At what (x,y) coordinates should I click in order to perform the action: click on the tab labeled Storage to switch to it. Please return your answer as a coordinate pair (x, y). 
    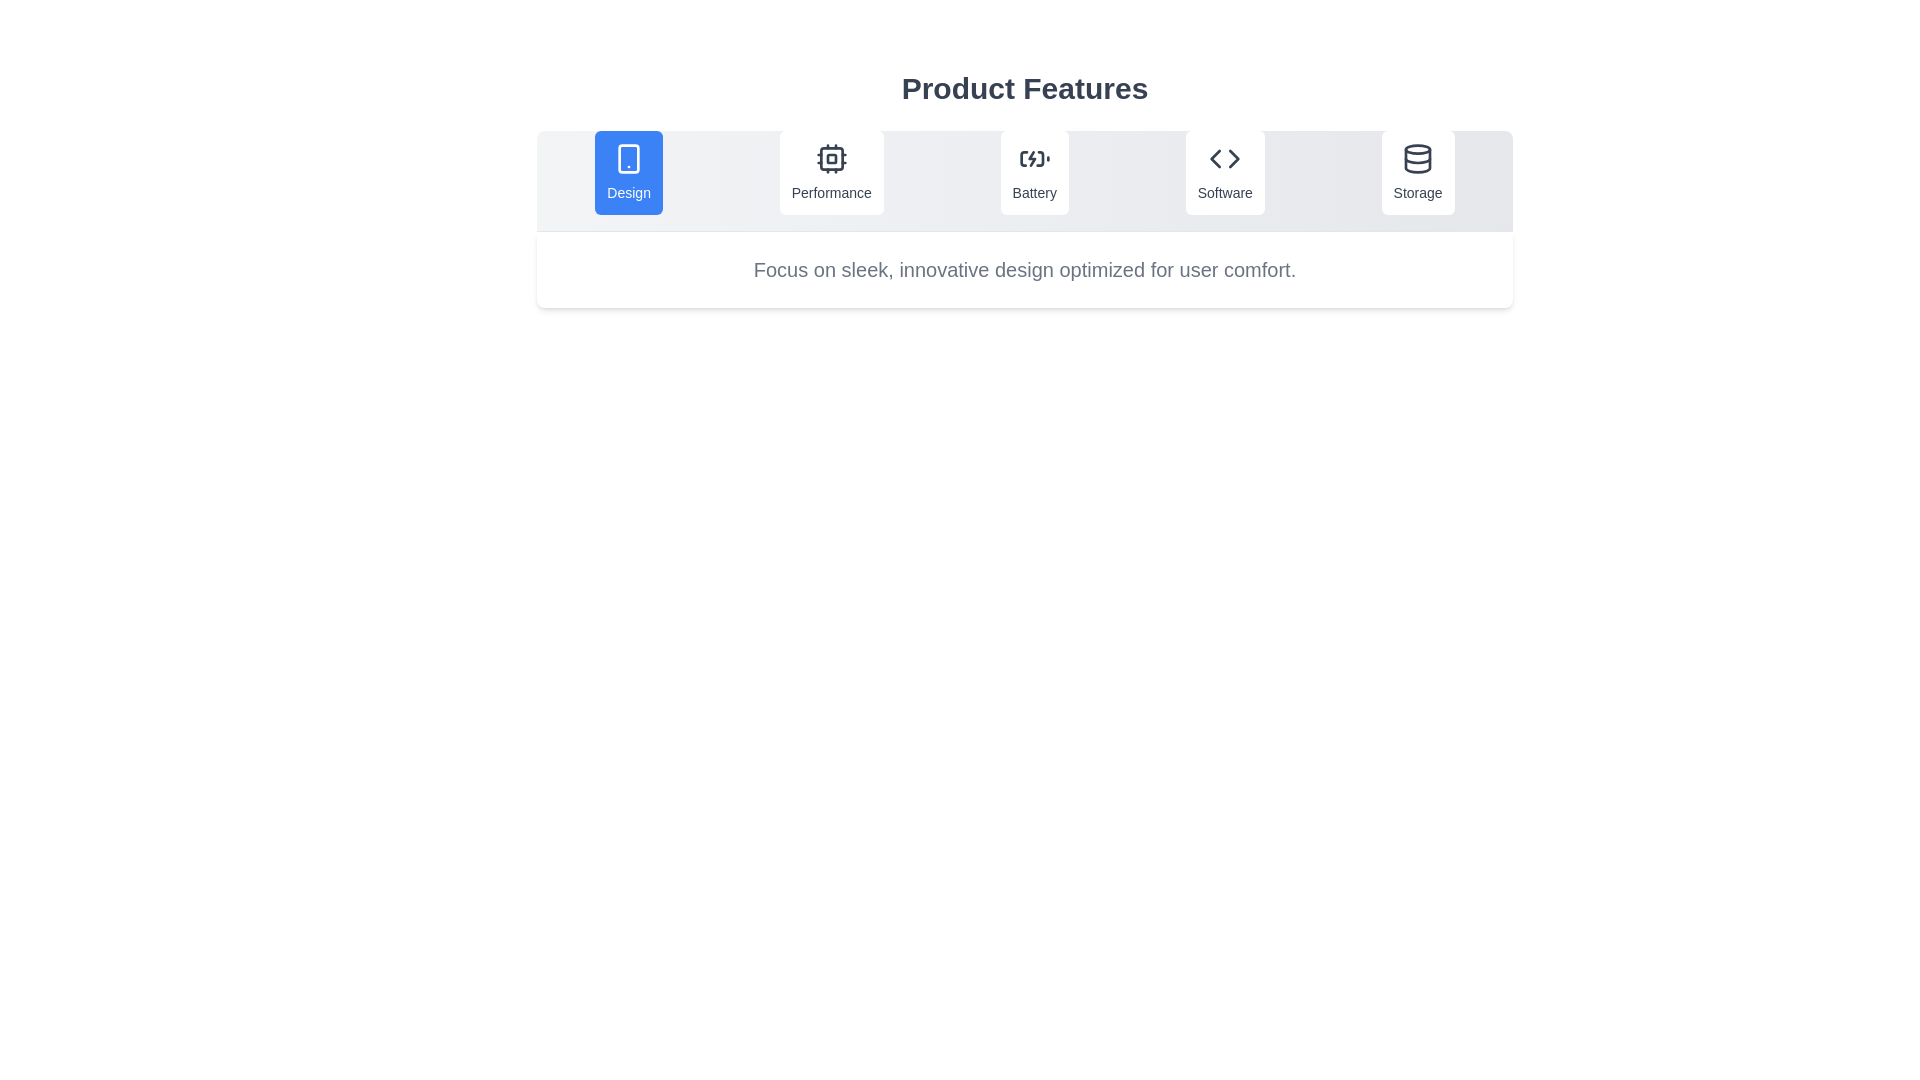
    Looking at the image, I should click on (1417, 172).